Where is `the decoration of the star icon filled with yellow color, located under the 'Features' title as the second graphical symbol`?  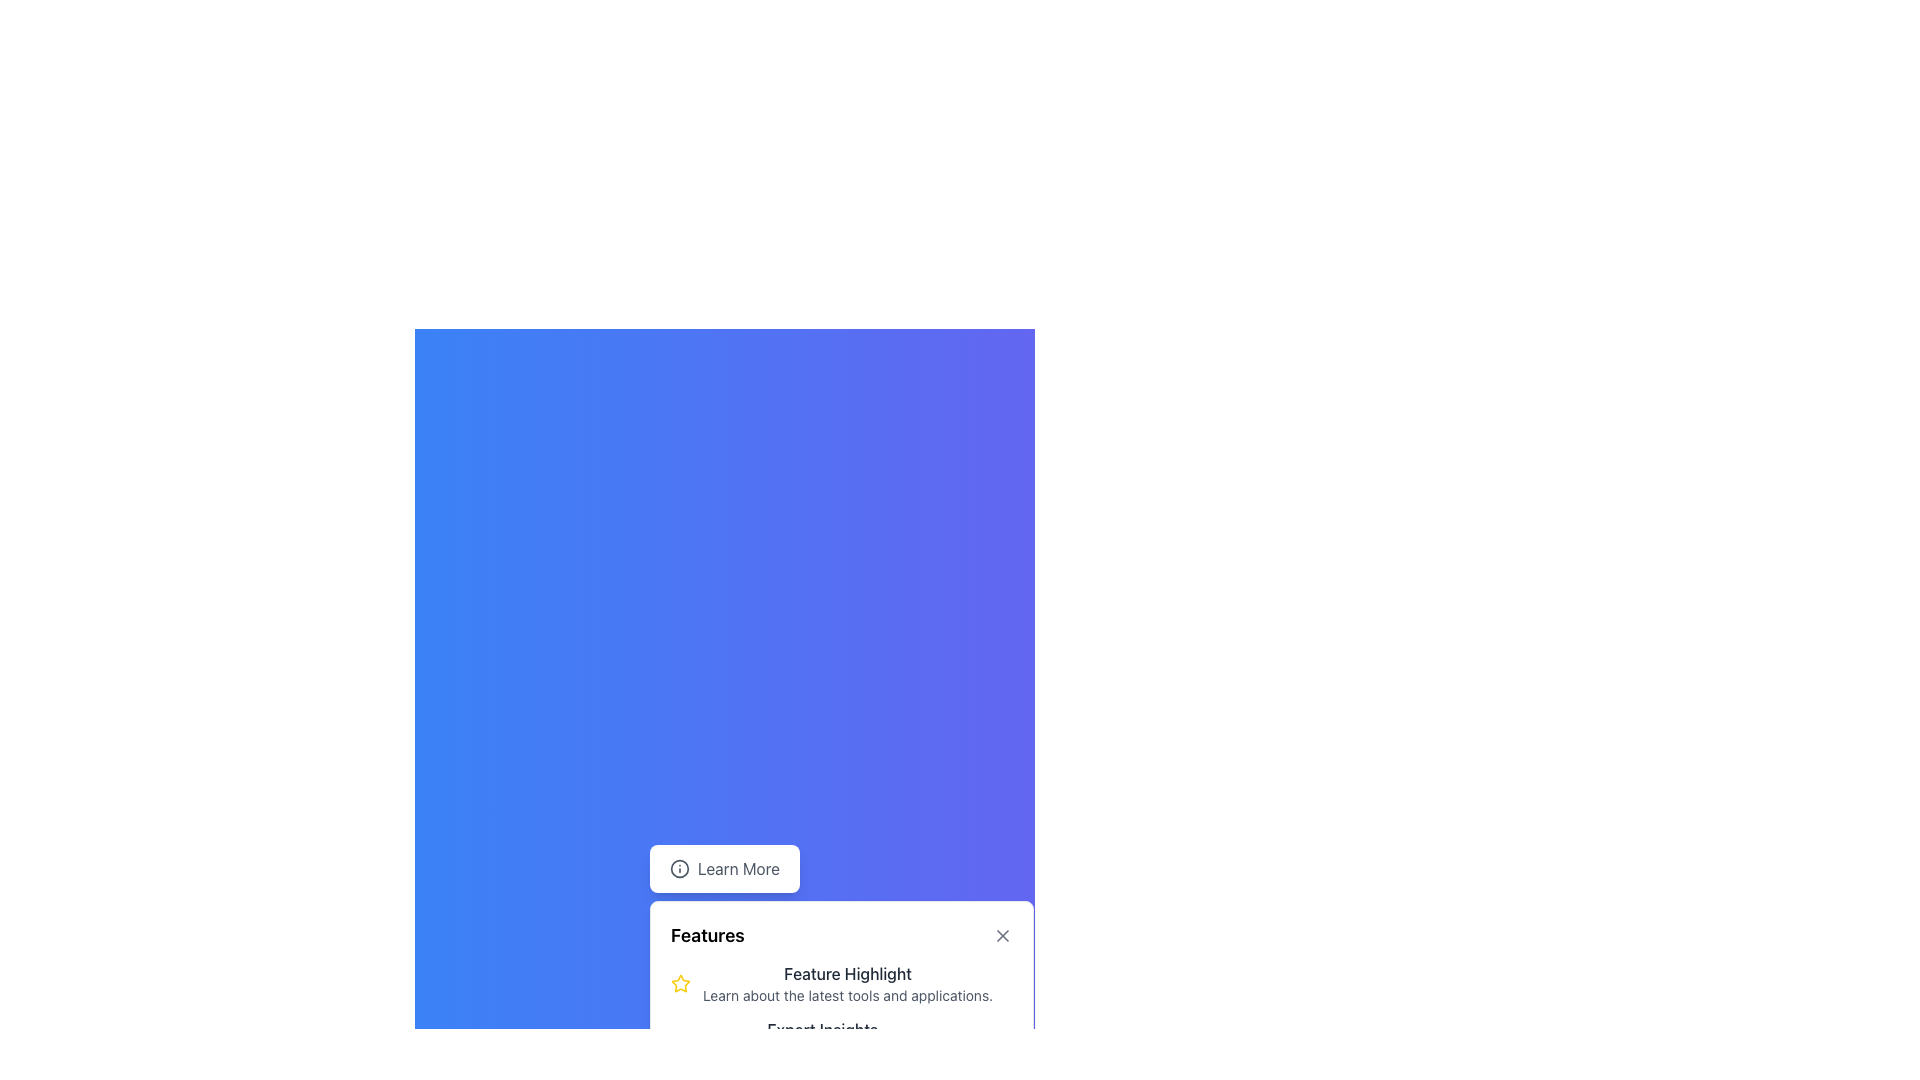
the decoration of the star icon filled with yellow color, located under the 'Features' title as the second graphical symbol is located at coordinates (681, 1038).